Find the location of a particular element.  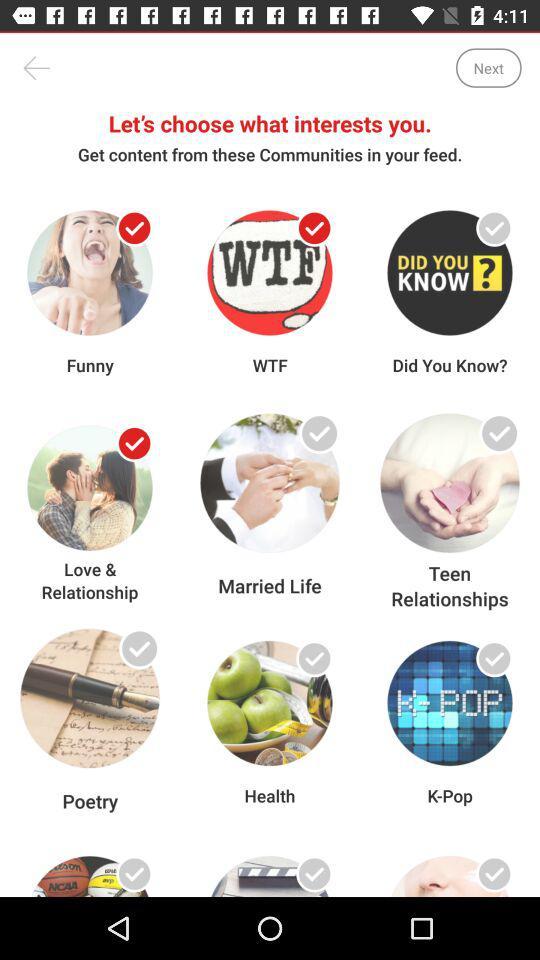

option is located at coordinates (134, 873).